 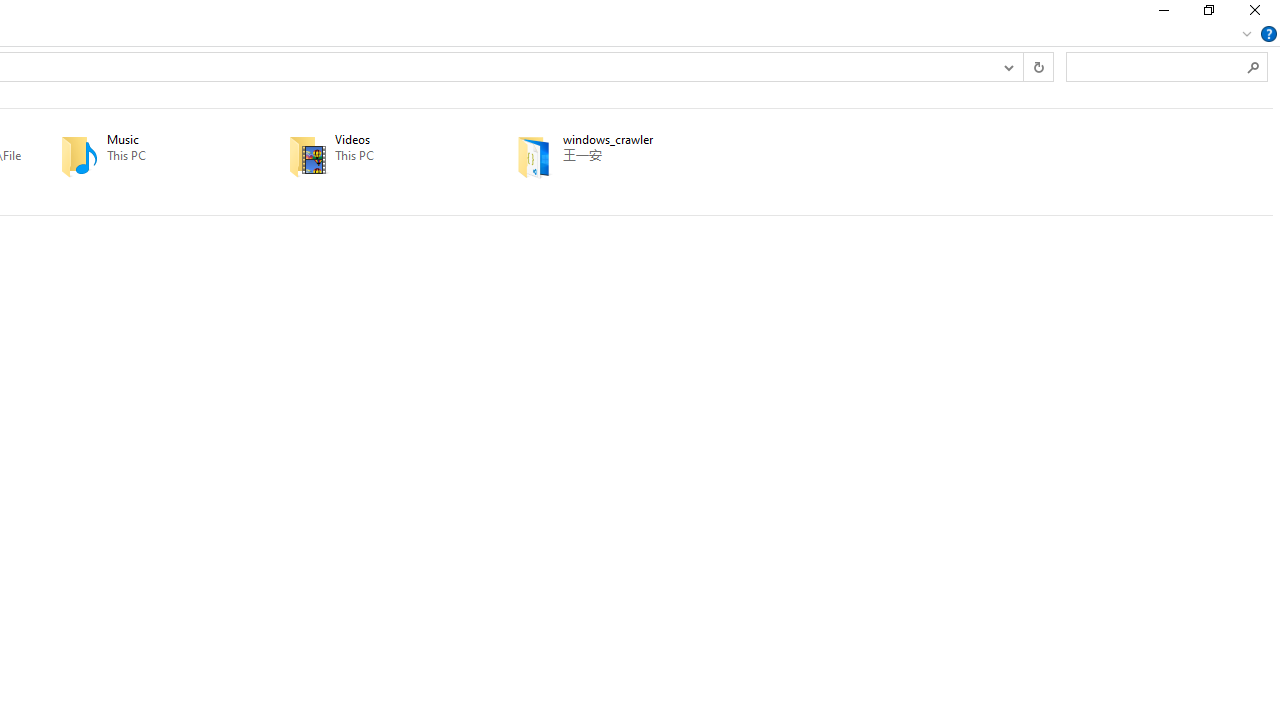 What do you see at coordinates (1023, 65) in the screenshot?
I see `'Address band toolbar'` at bounding box center [1023, 65].